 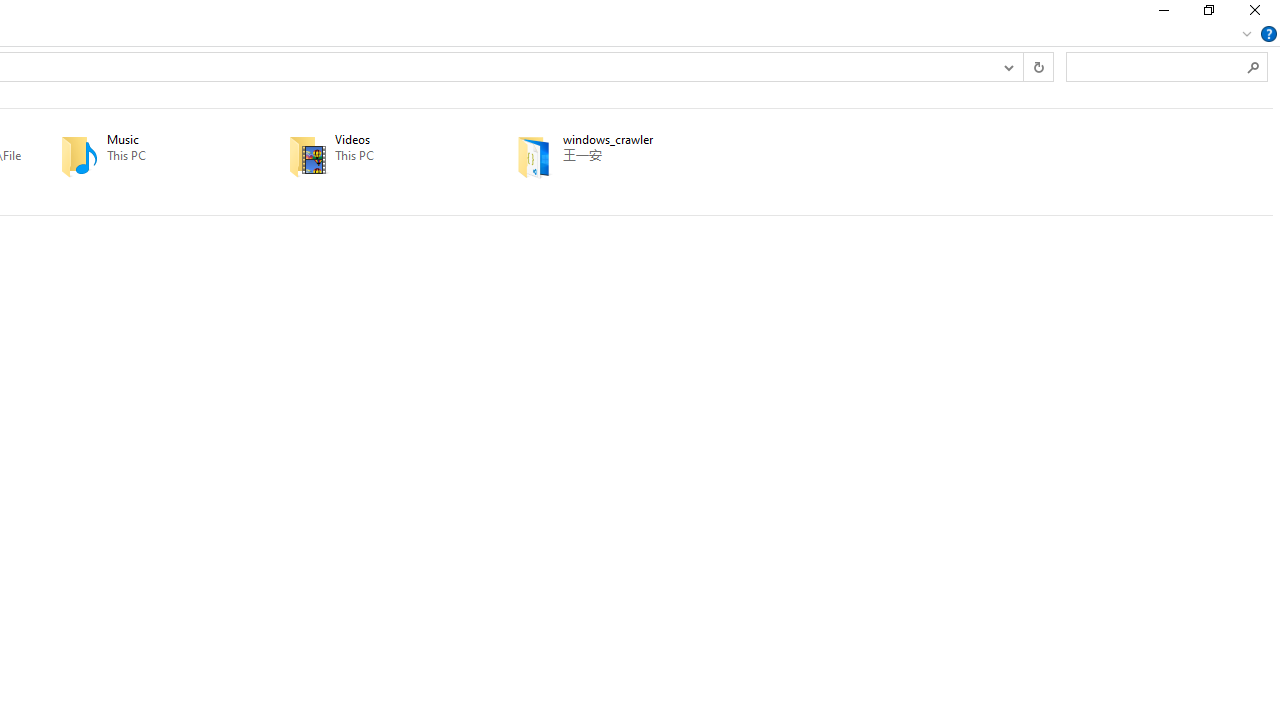 What do you see at coordinates (1023, 65) in the screenshot?
I see `'Address band toolbar'` at bounding box center [1023, 65].